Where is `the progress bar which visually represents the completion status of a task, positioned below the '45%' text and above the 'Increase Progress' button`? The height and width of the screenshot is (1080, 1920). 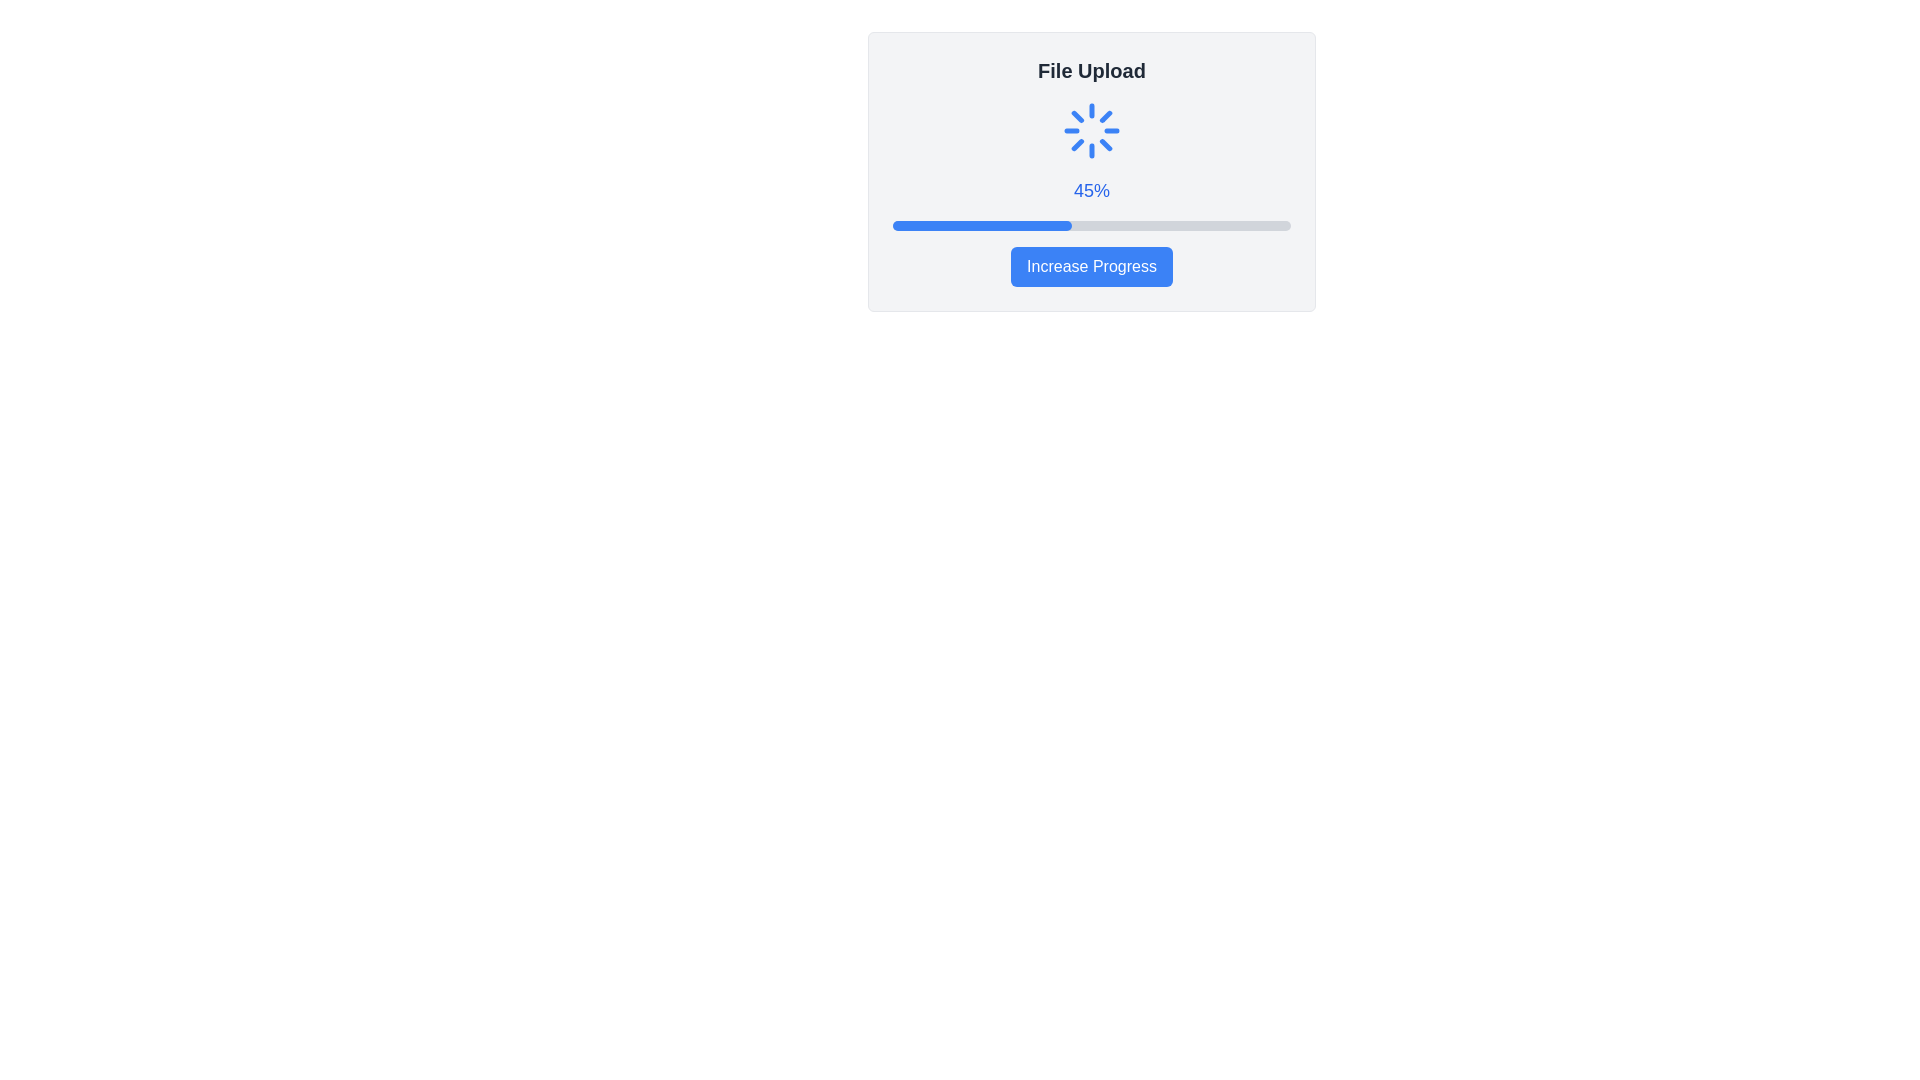 the progress bar which visually represents the completion status of a task, positioned below the '45%' text and above the 'Increase Progress' button is located at coordinates (1090, 225).